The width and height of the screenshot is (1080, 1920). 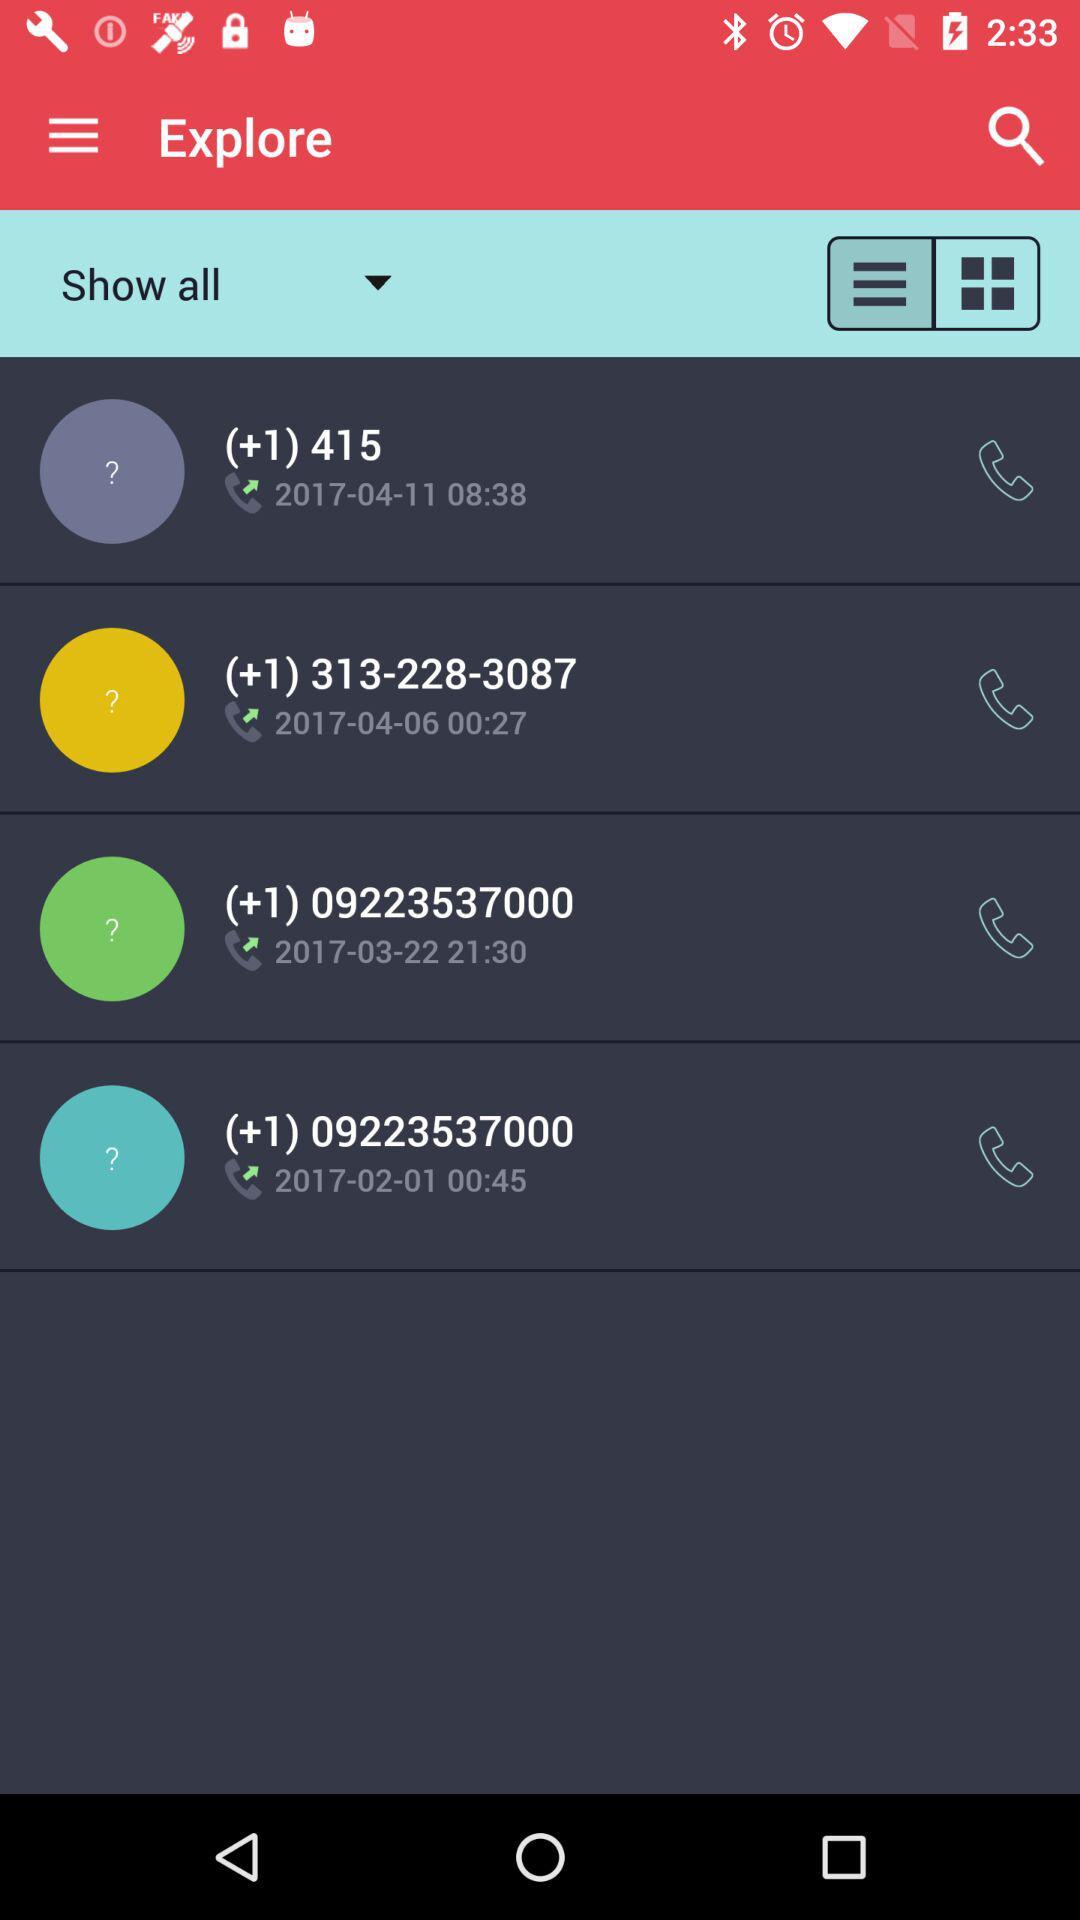 I want to click on list view, so click(x=878, y=282).